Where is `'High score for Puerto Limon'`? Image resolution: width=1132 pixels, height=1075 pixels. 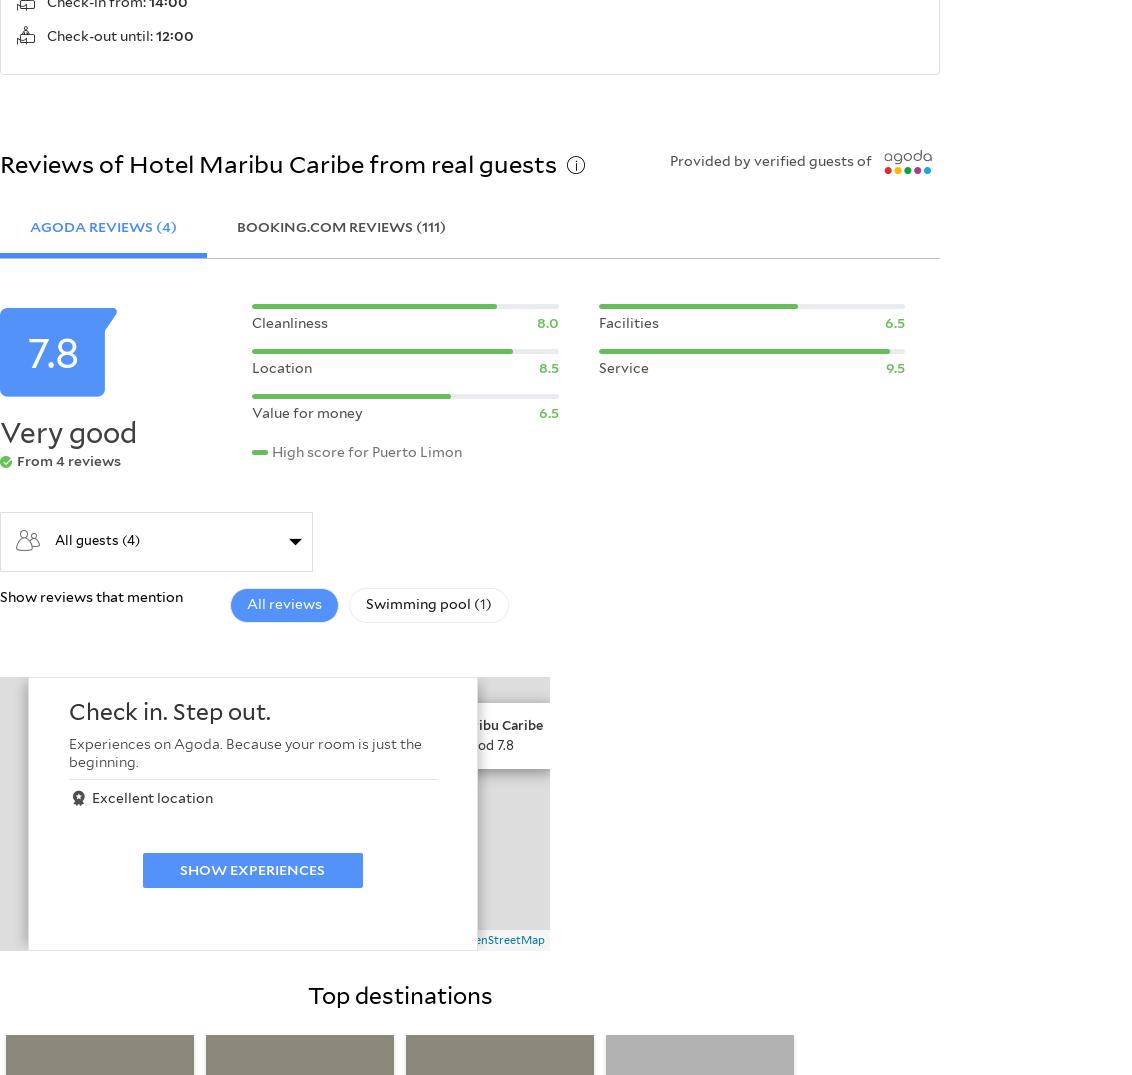 'High score for Puerto Limon' is located at coordinates (366, 450).